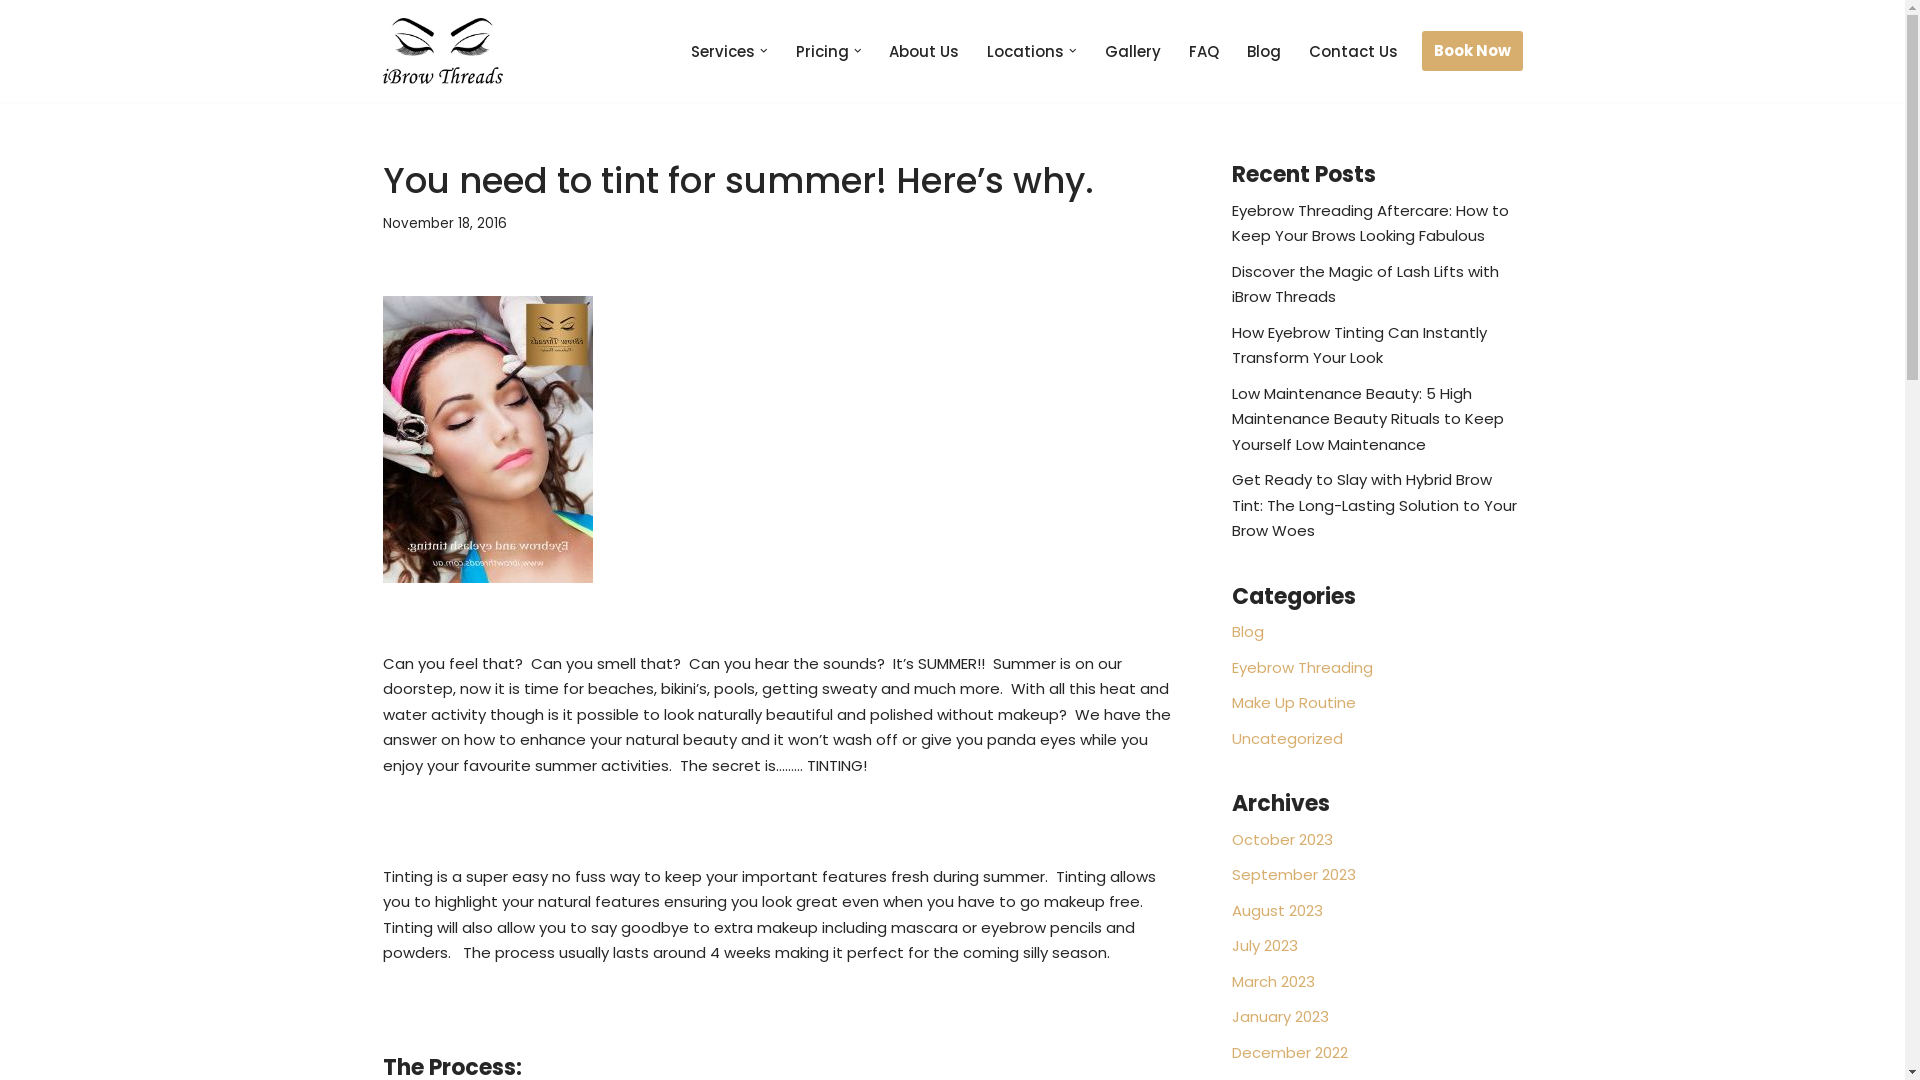 This screenshot has width=1920, height=1080. I want to click on 'How Eyebrow Tinting Can Instantly Transform Your Look', so click(1231, 344).